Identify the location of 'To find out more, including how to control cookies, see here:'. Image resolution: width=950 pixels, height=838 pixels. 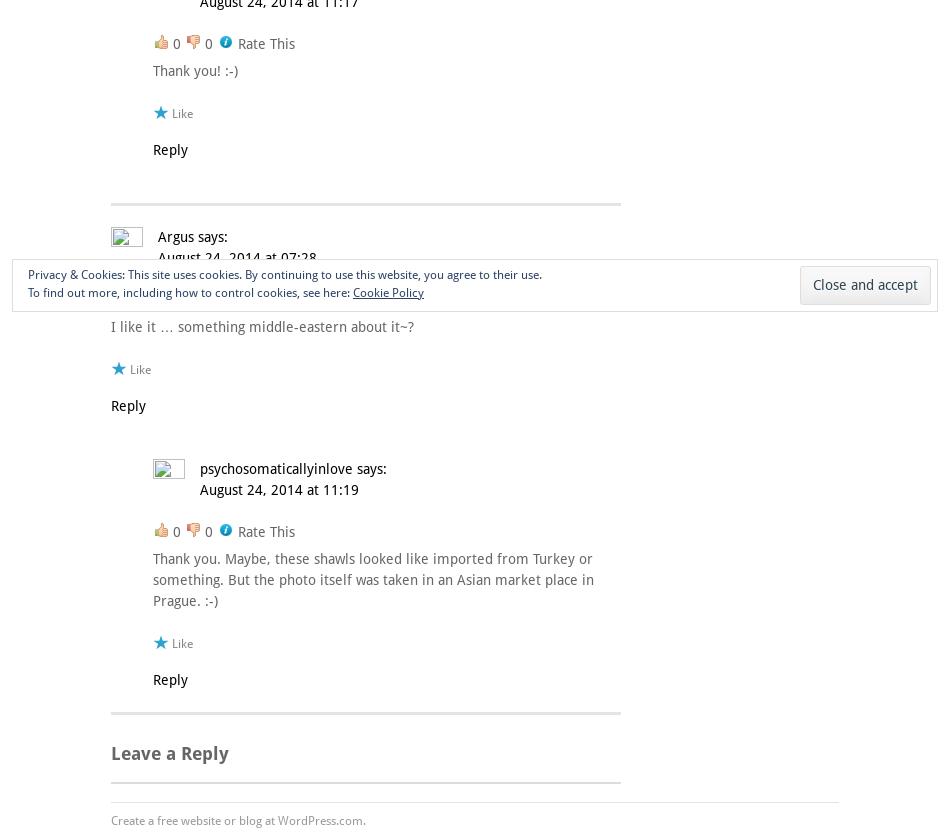
(190, 291).